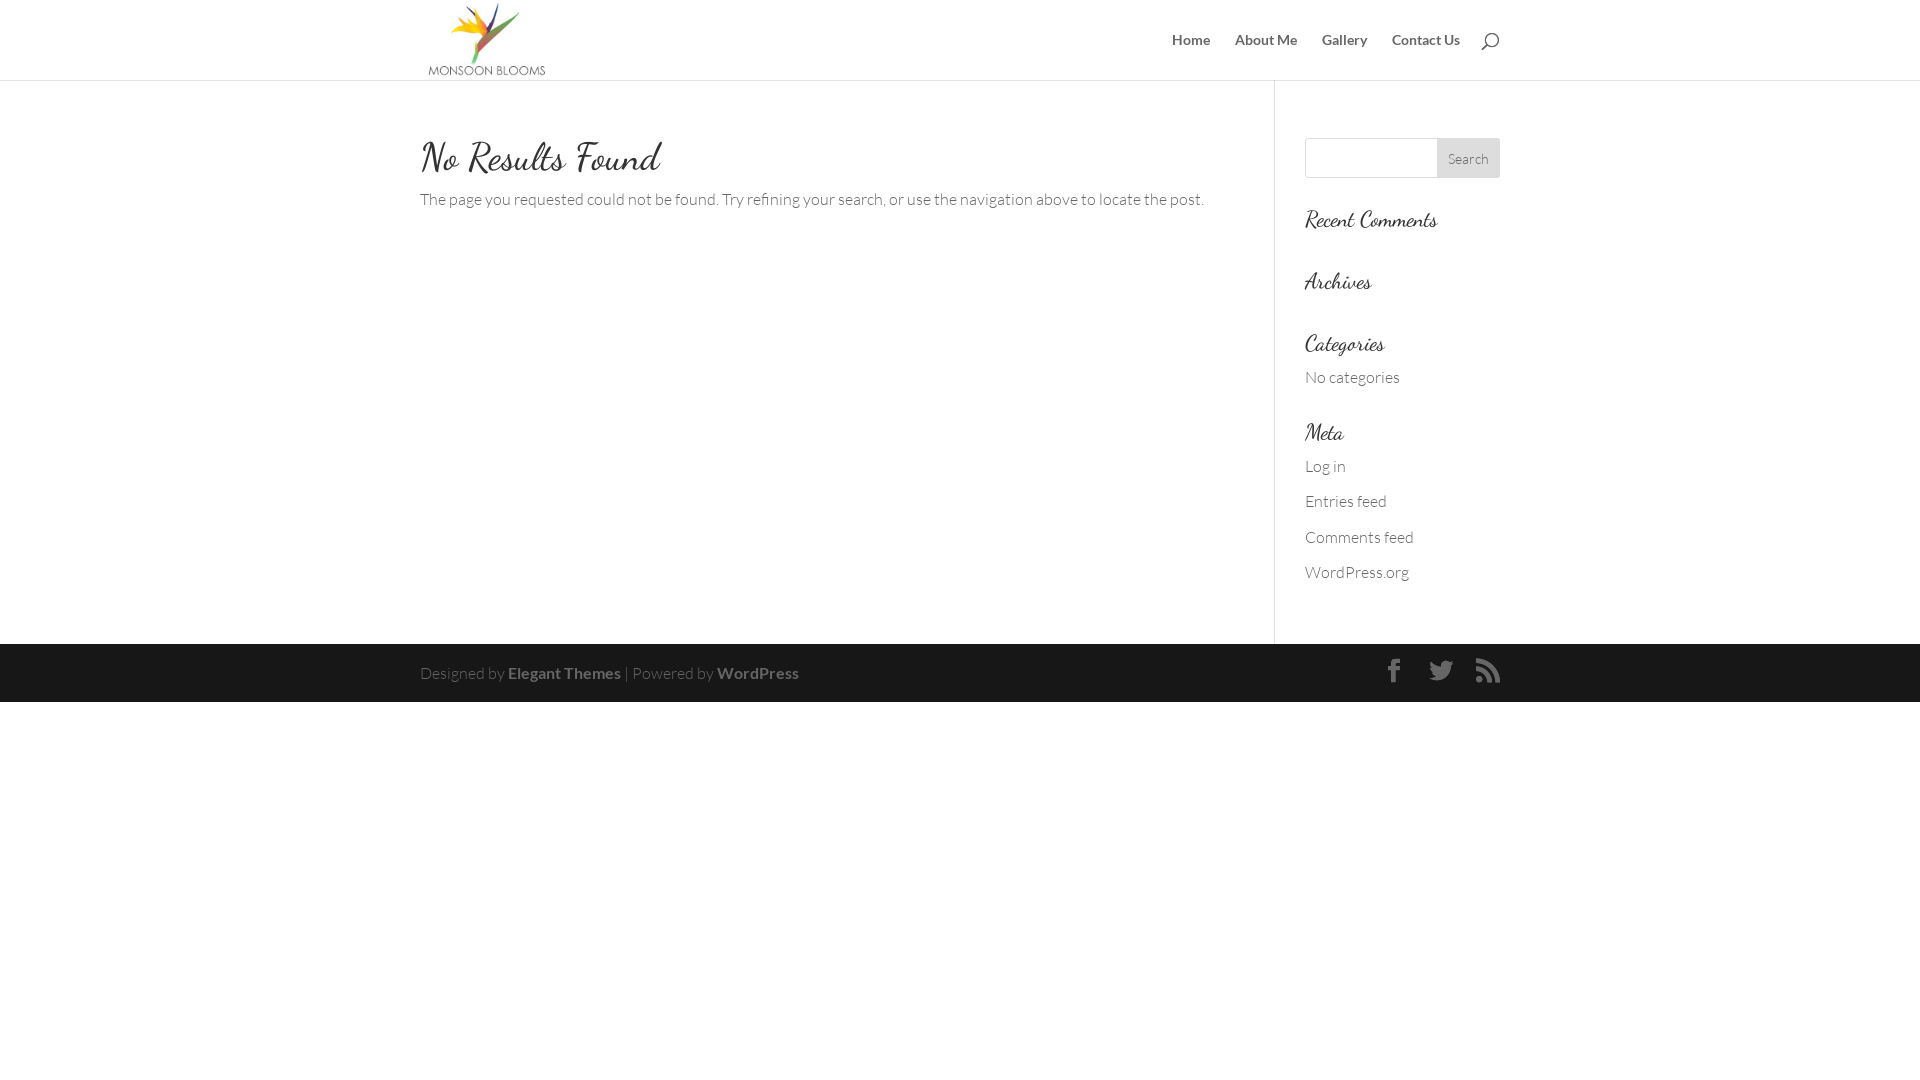 This screenshot has height=1080, width=1920. Describe the element at coordinates (1424, 55) in the screenshot. I see `'Contact Us'` at that location.